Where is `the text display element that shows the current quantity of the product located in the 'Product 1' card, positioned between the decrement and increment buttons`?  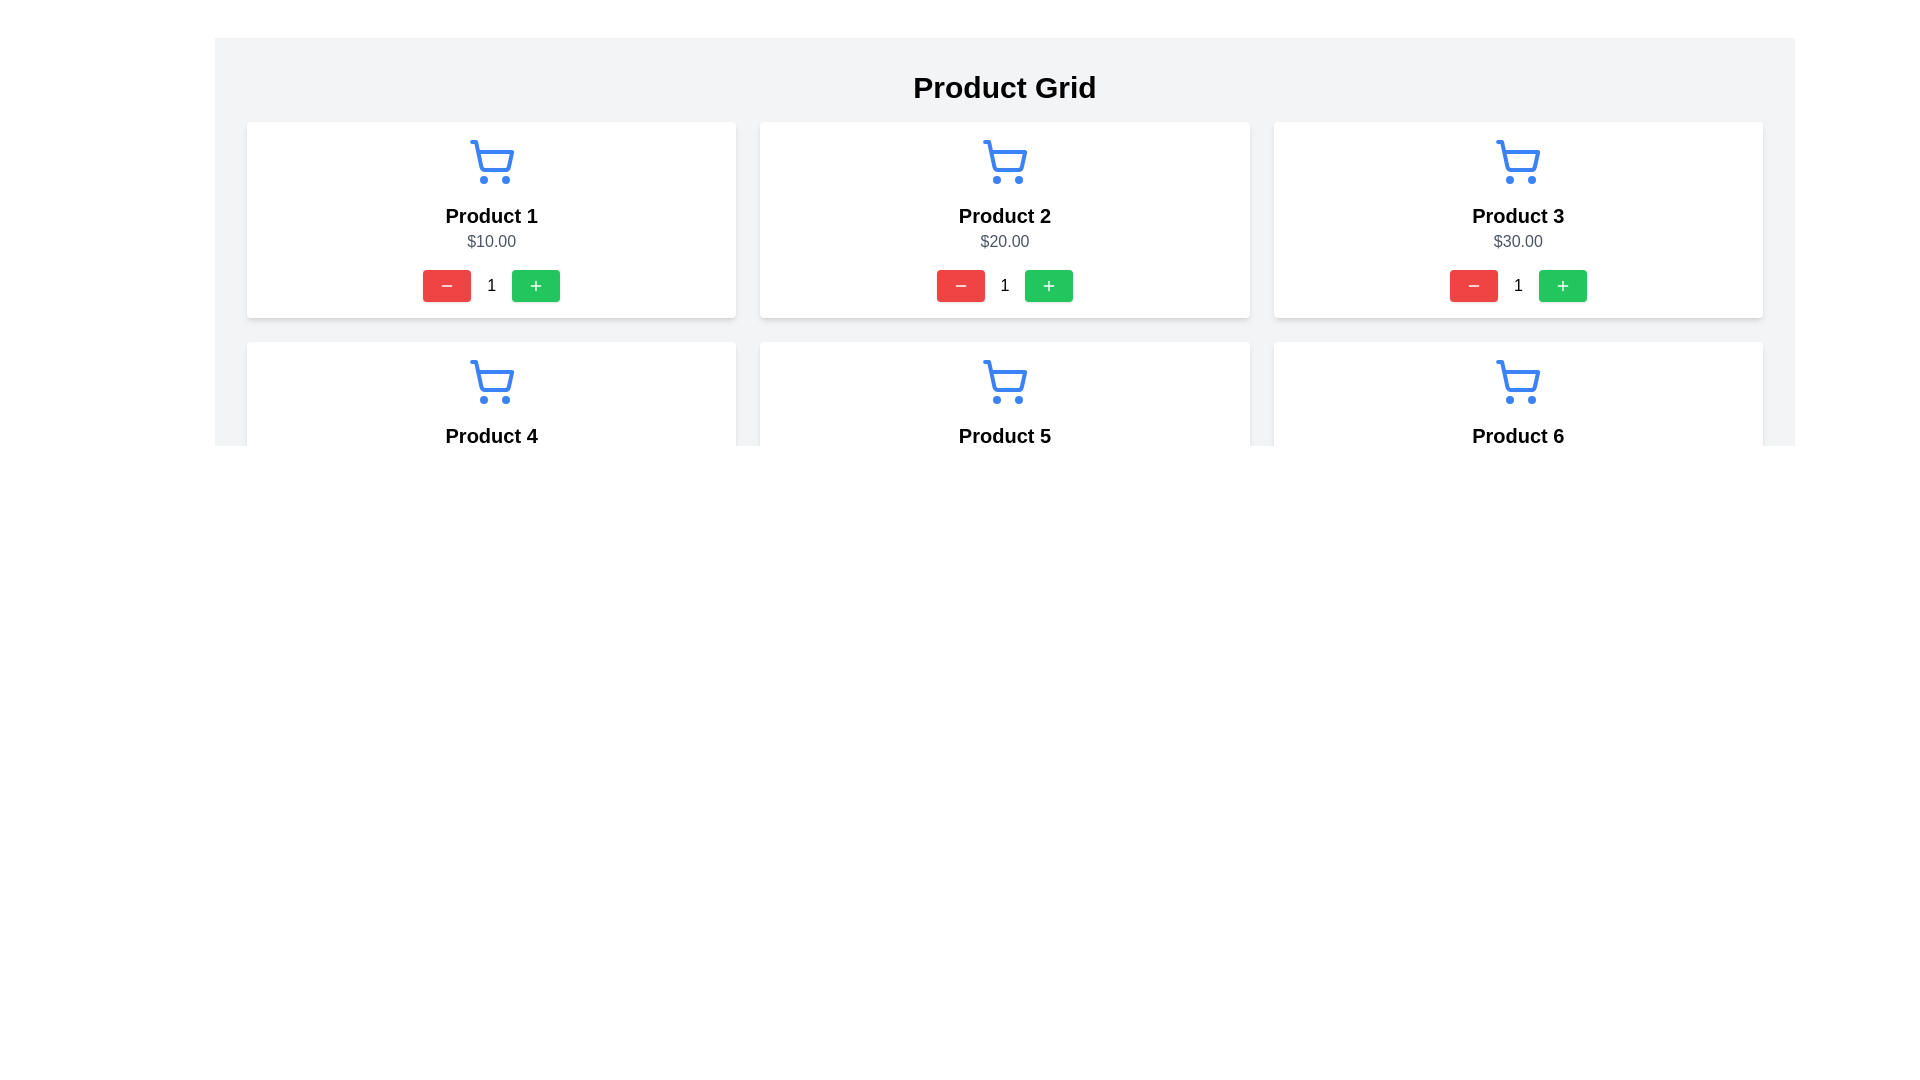
the text display element that shows the current quantity of the product located in the 'Product 1' card, positioned between the decrement and increment buttons is located at coordinates (491, 285).